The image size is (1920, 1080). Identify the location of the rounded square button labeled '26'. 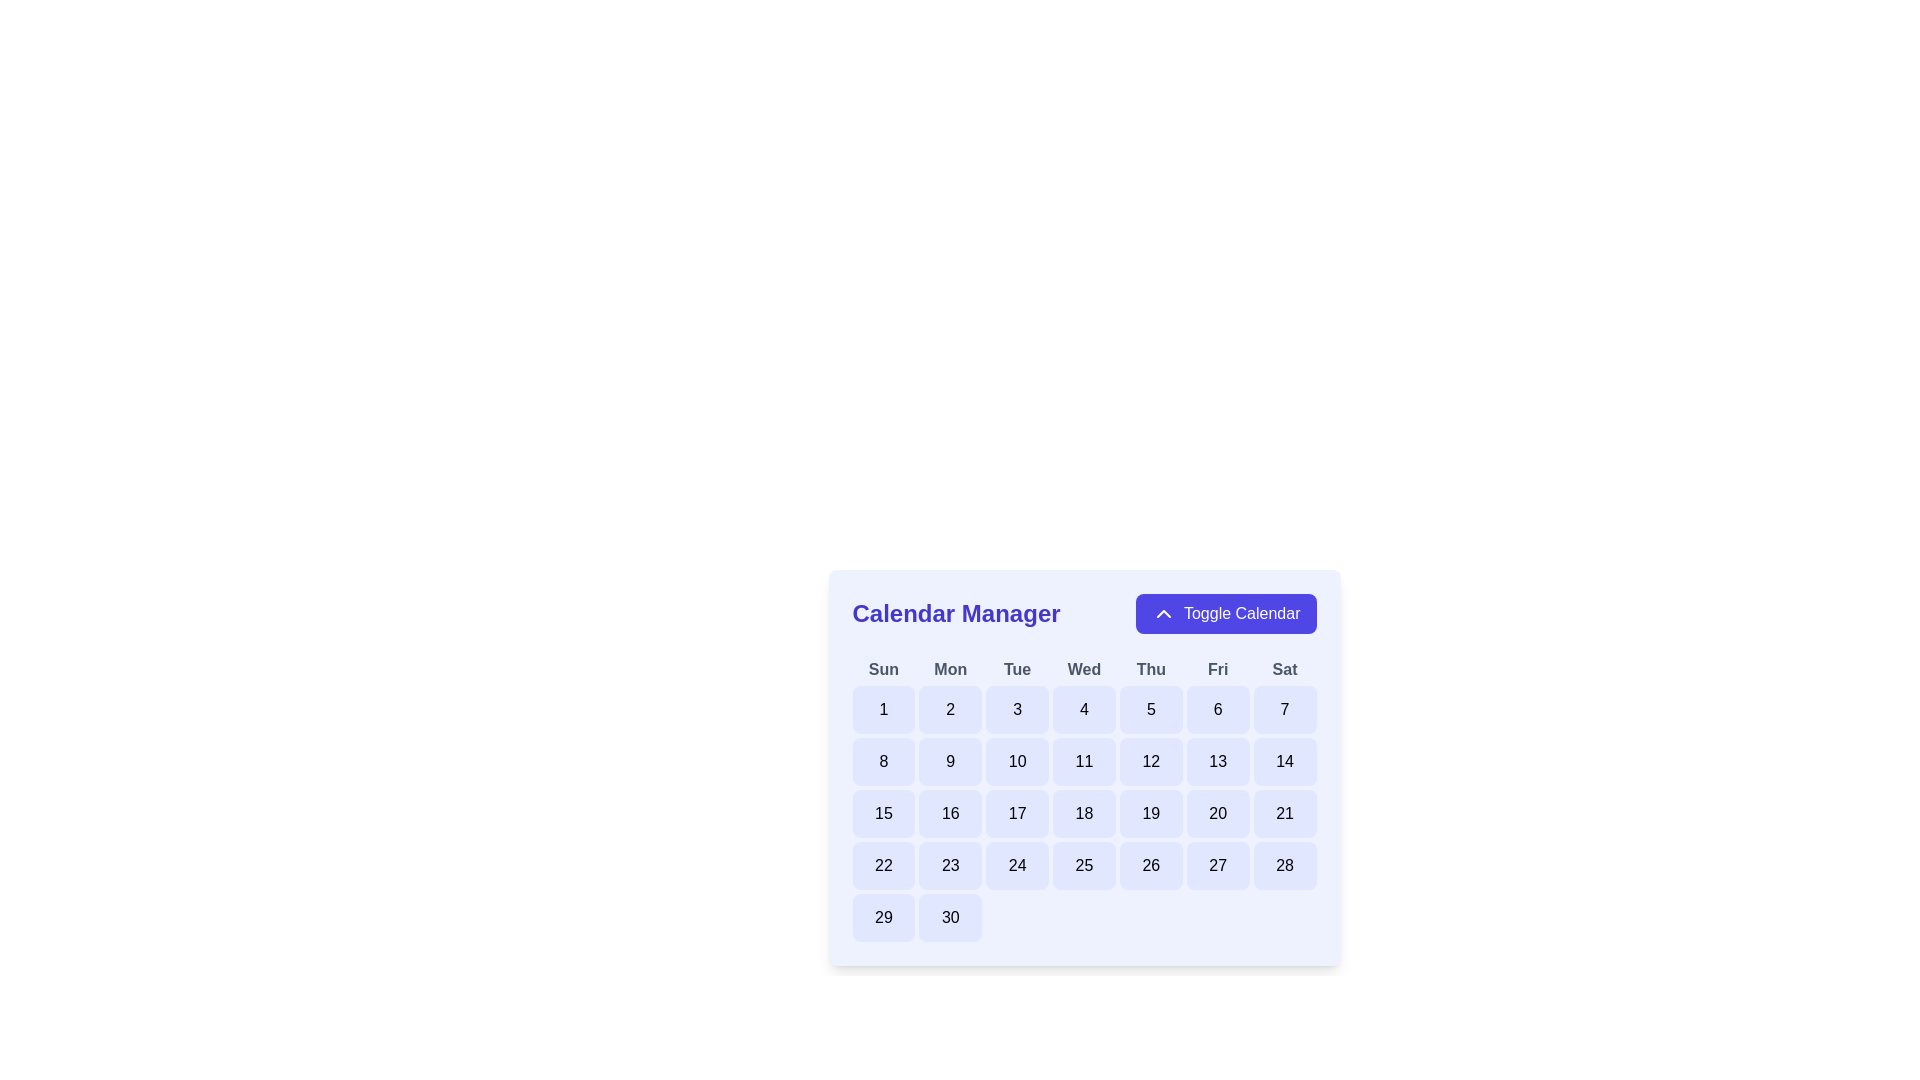
(1151, 865).